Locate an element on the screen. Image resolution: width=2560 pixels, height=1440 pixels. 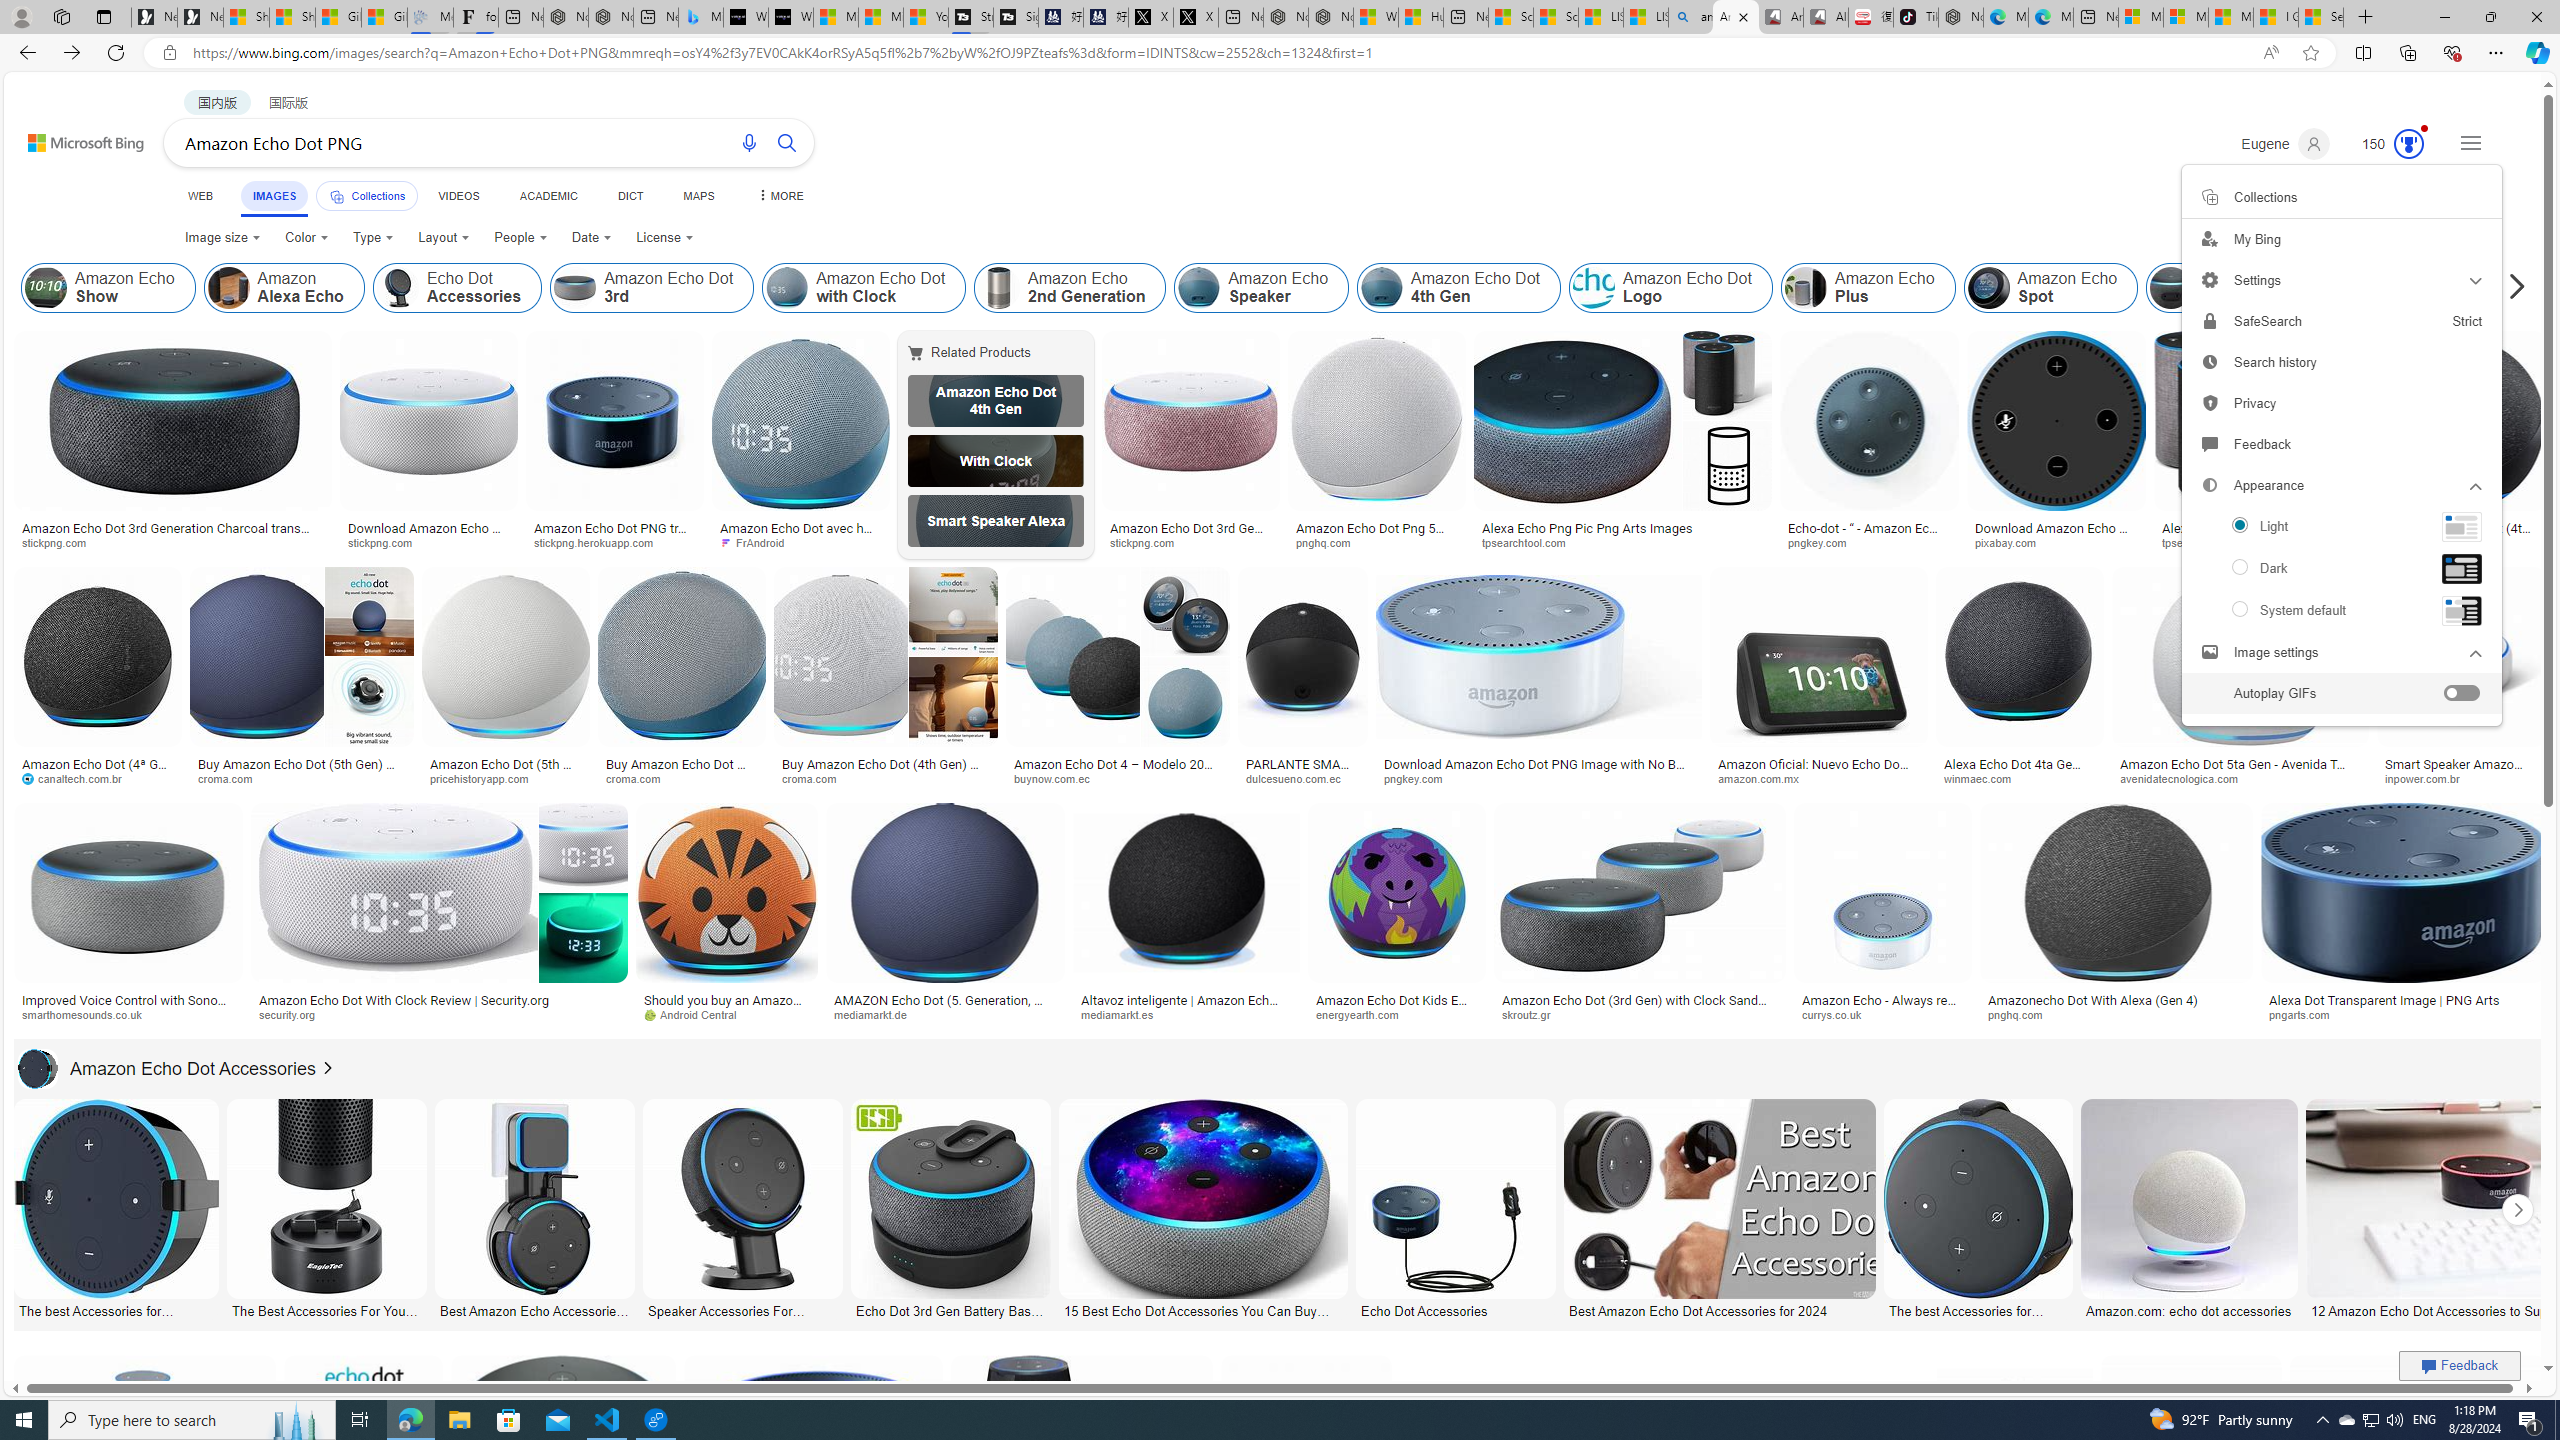
'pngarts.com' is located at coordinates (2401, 1014).